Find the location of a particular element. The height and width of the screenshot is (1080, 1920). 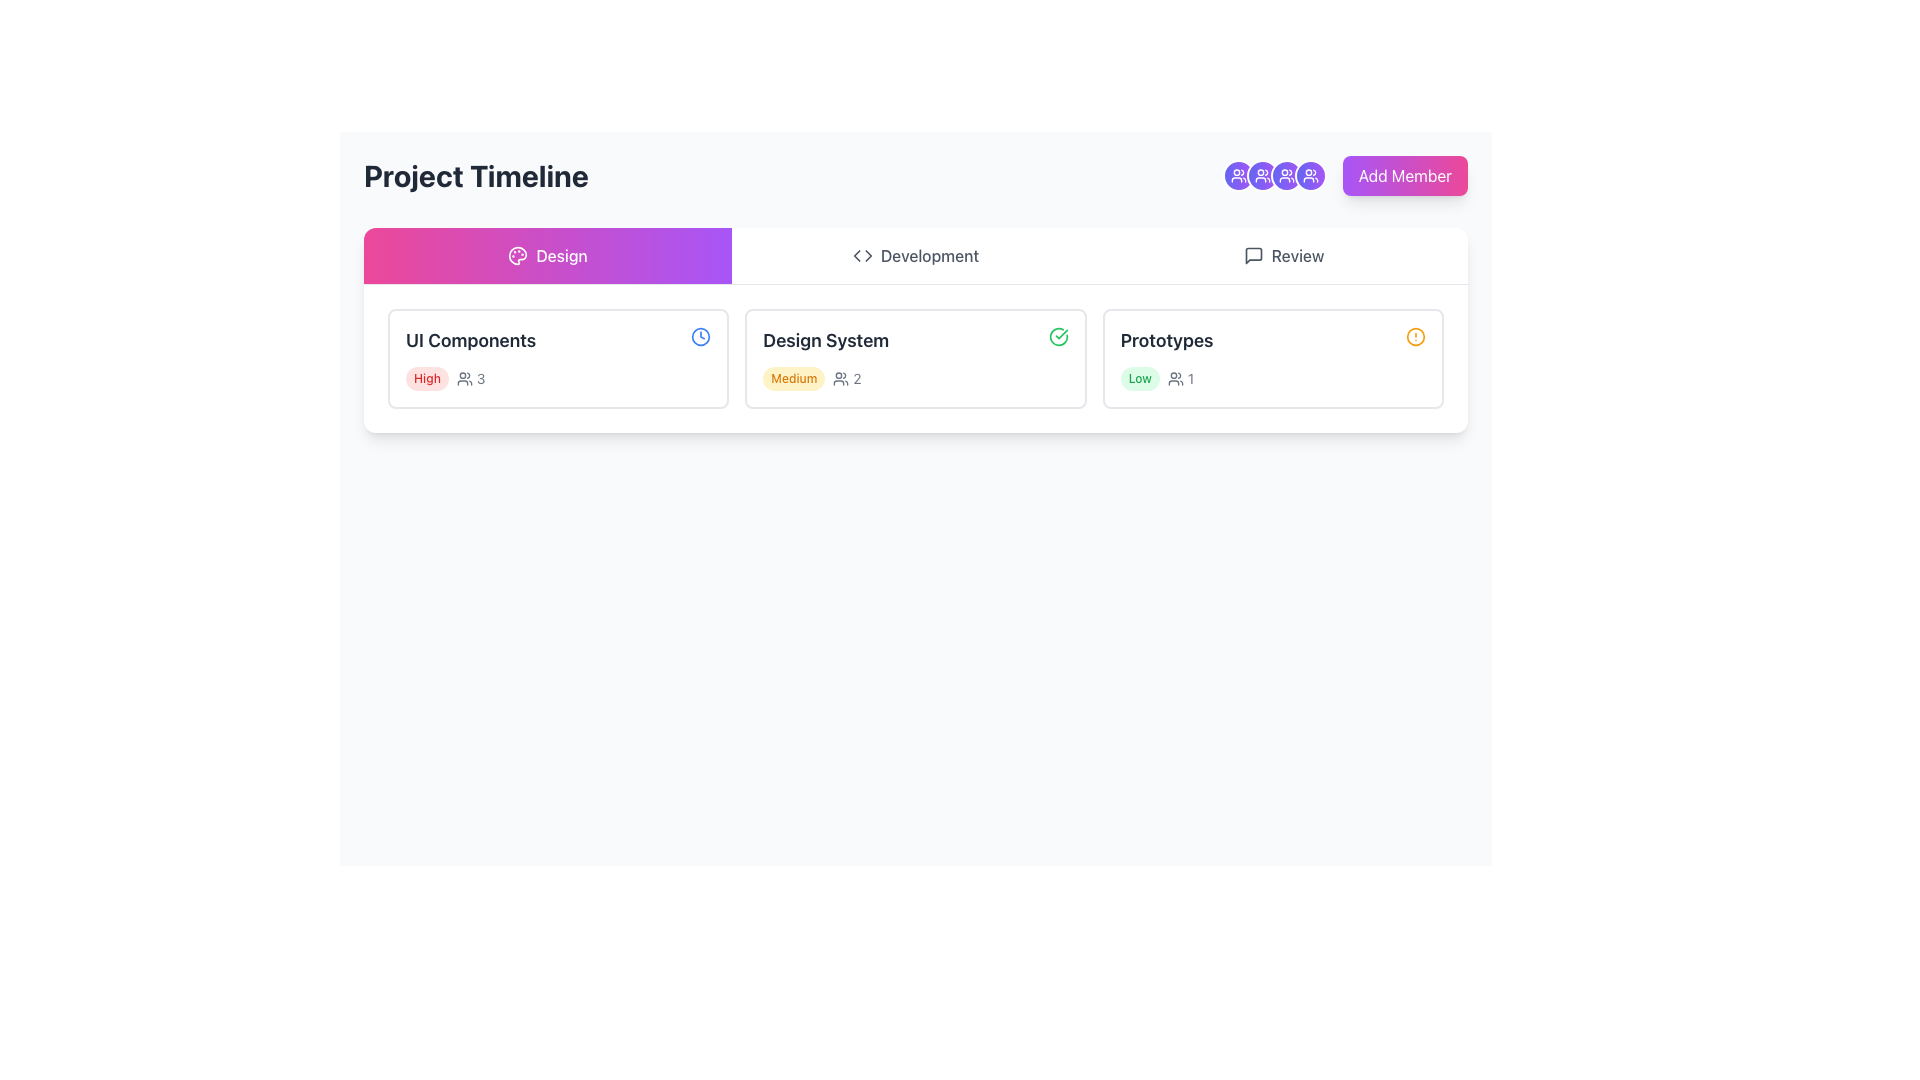

the Text Label located at the top section of the card under the 'Design' tab, positioned to the left next to a small icon is located at coordinates (469, 339).